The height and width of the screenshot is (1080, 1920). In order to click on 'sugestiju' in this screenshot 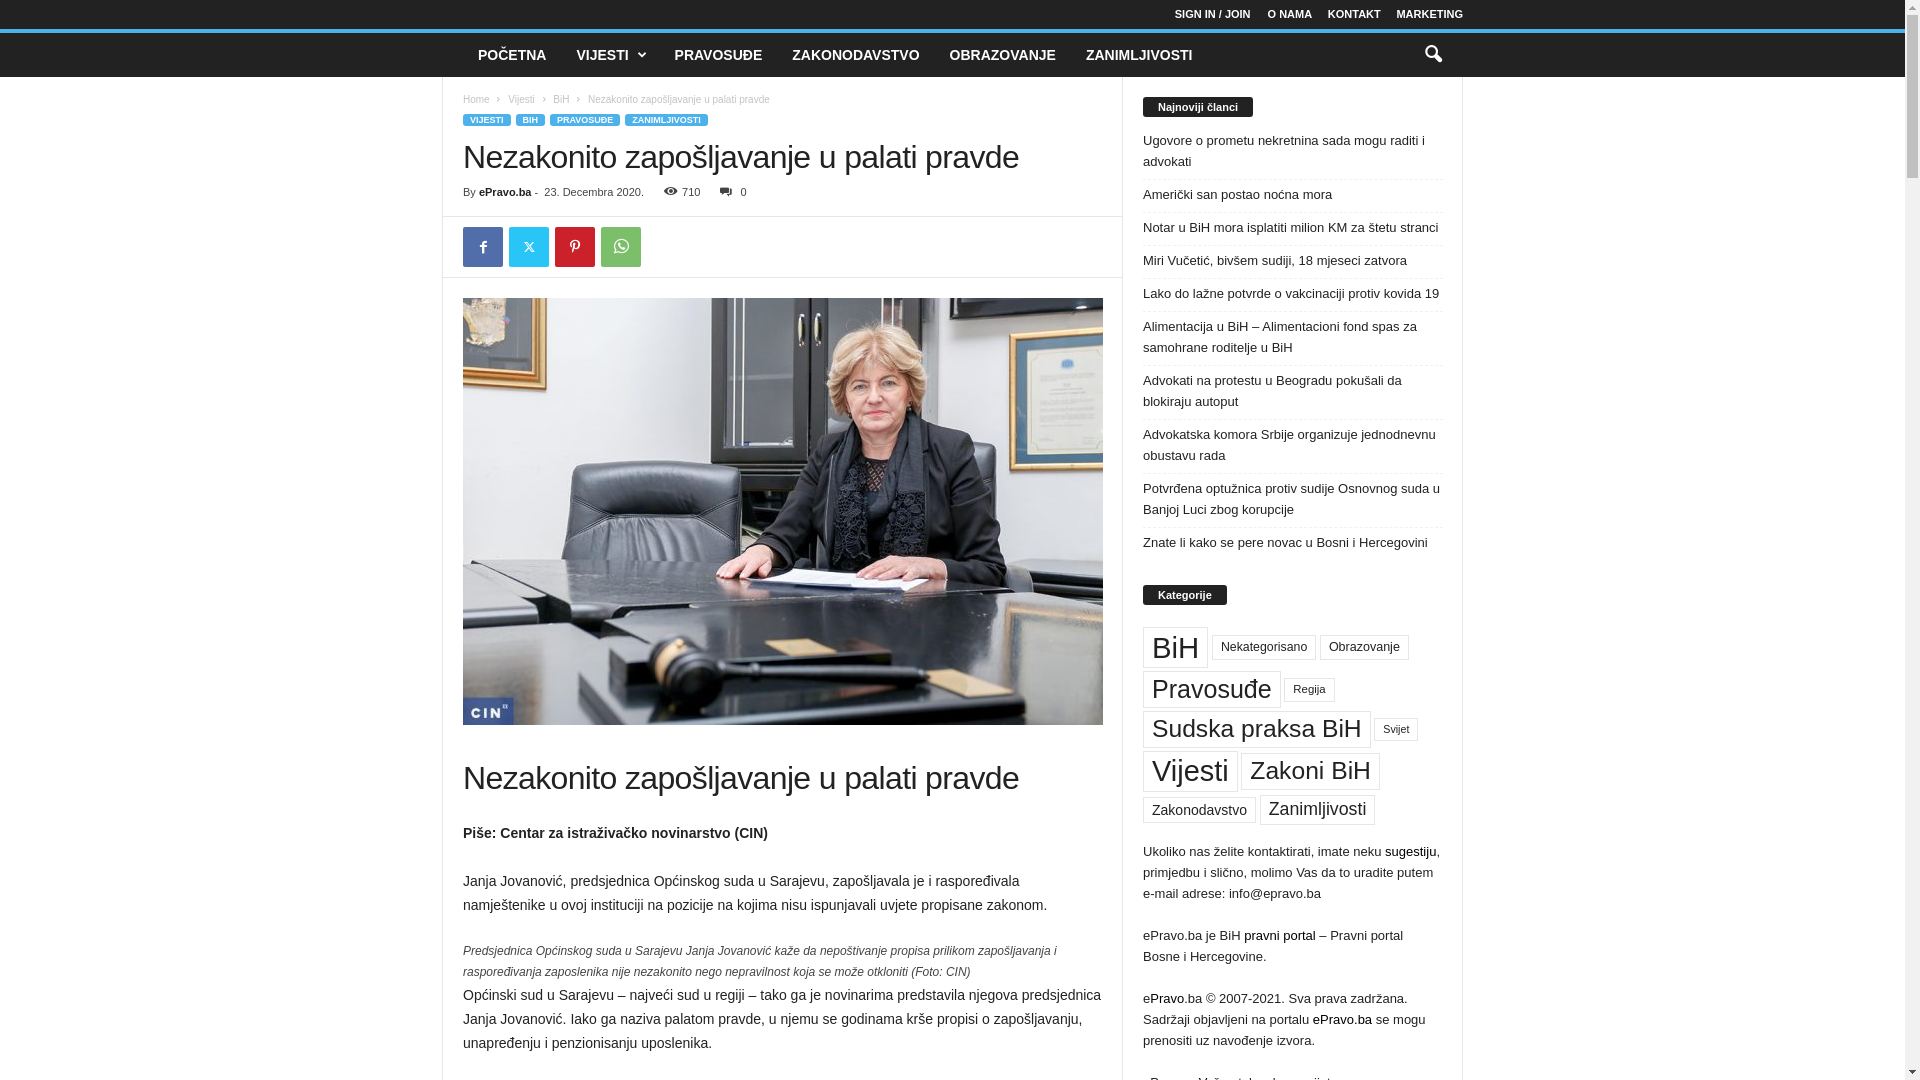, I will do `click(1409, 851)`.